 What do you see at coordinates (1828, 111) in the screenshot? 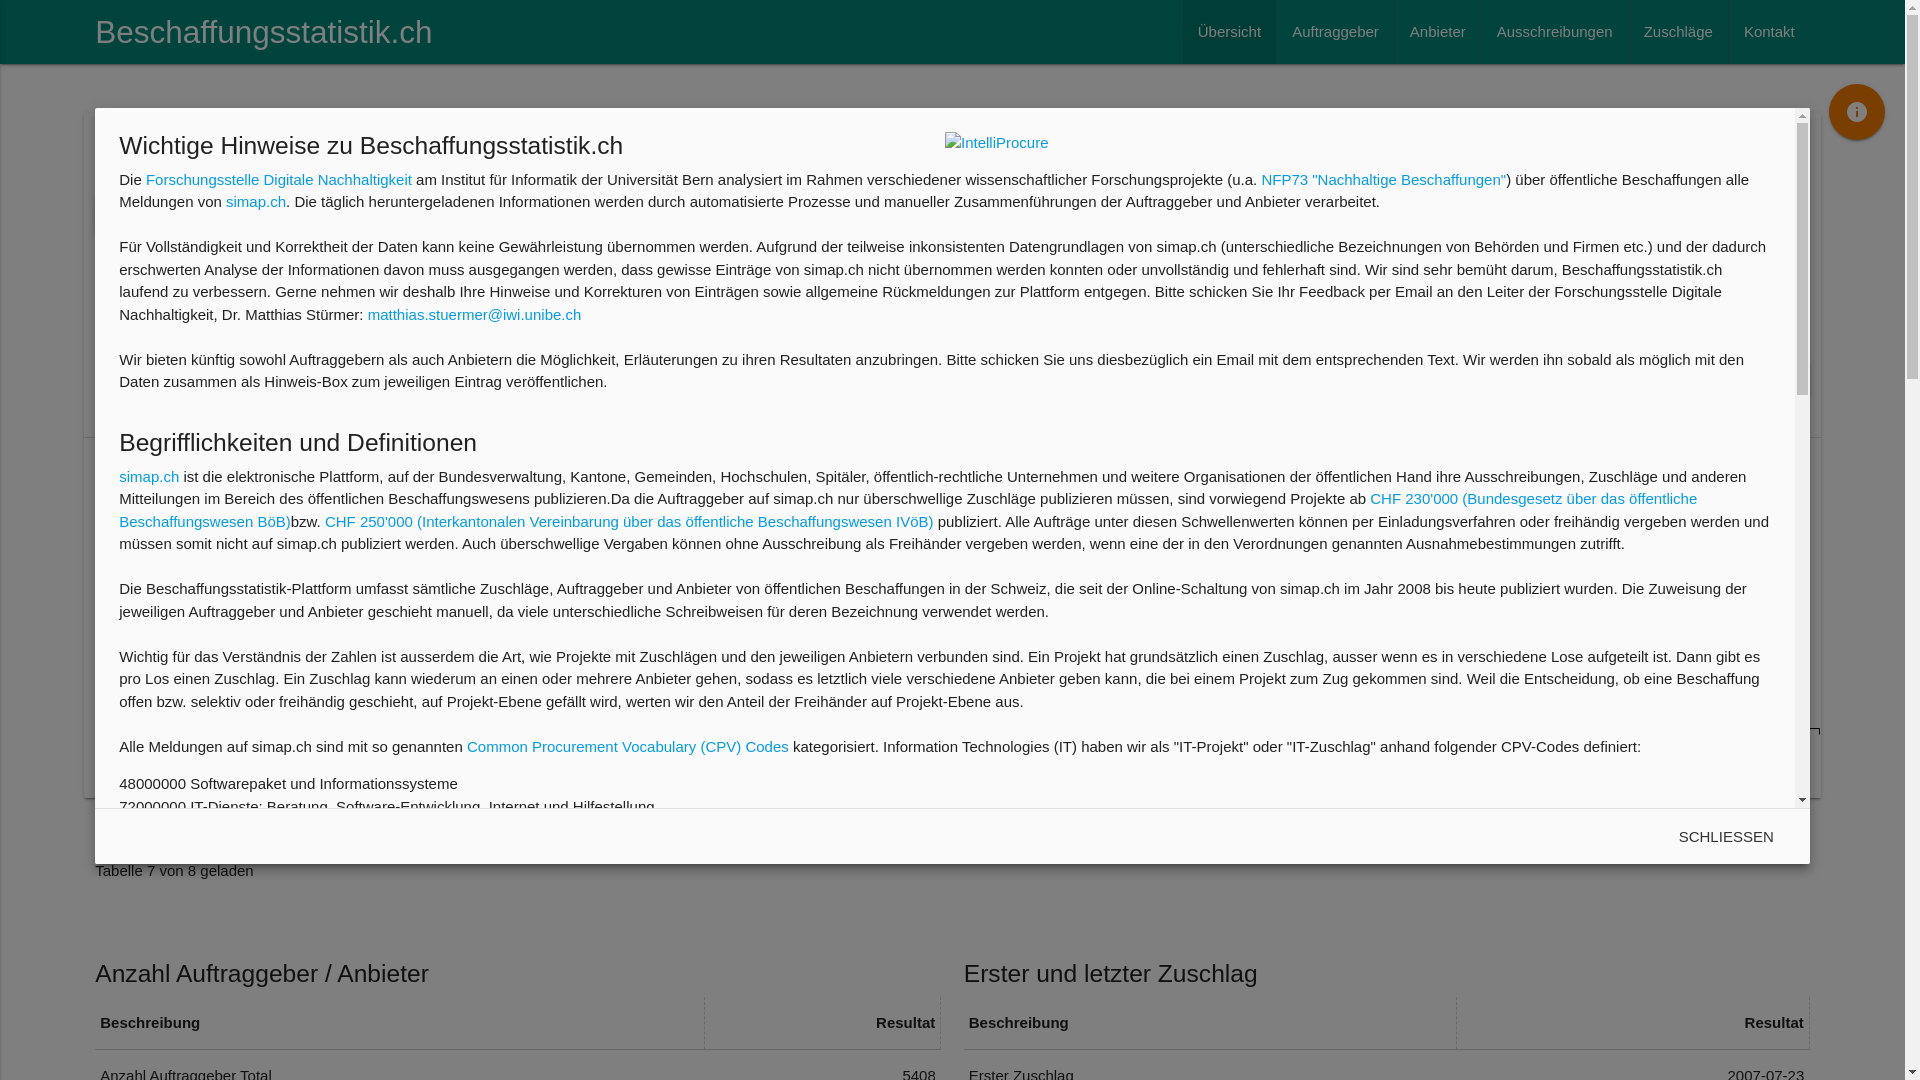
I see `'info'` at bounding box center [1828, 111].